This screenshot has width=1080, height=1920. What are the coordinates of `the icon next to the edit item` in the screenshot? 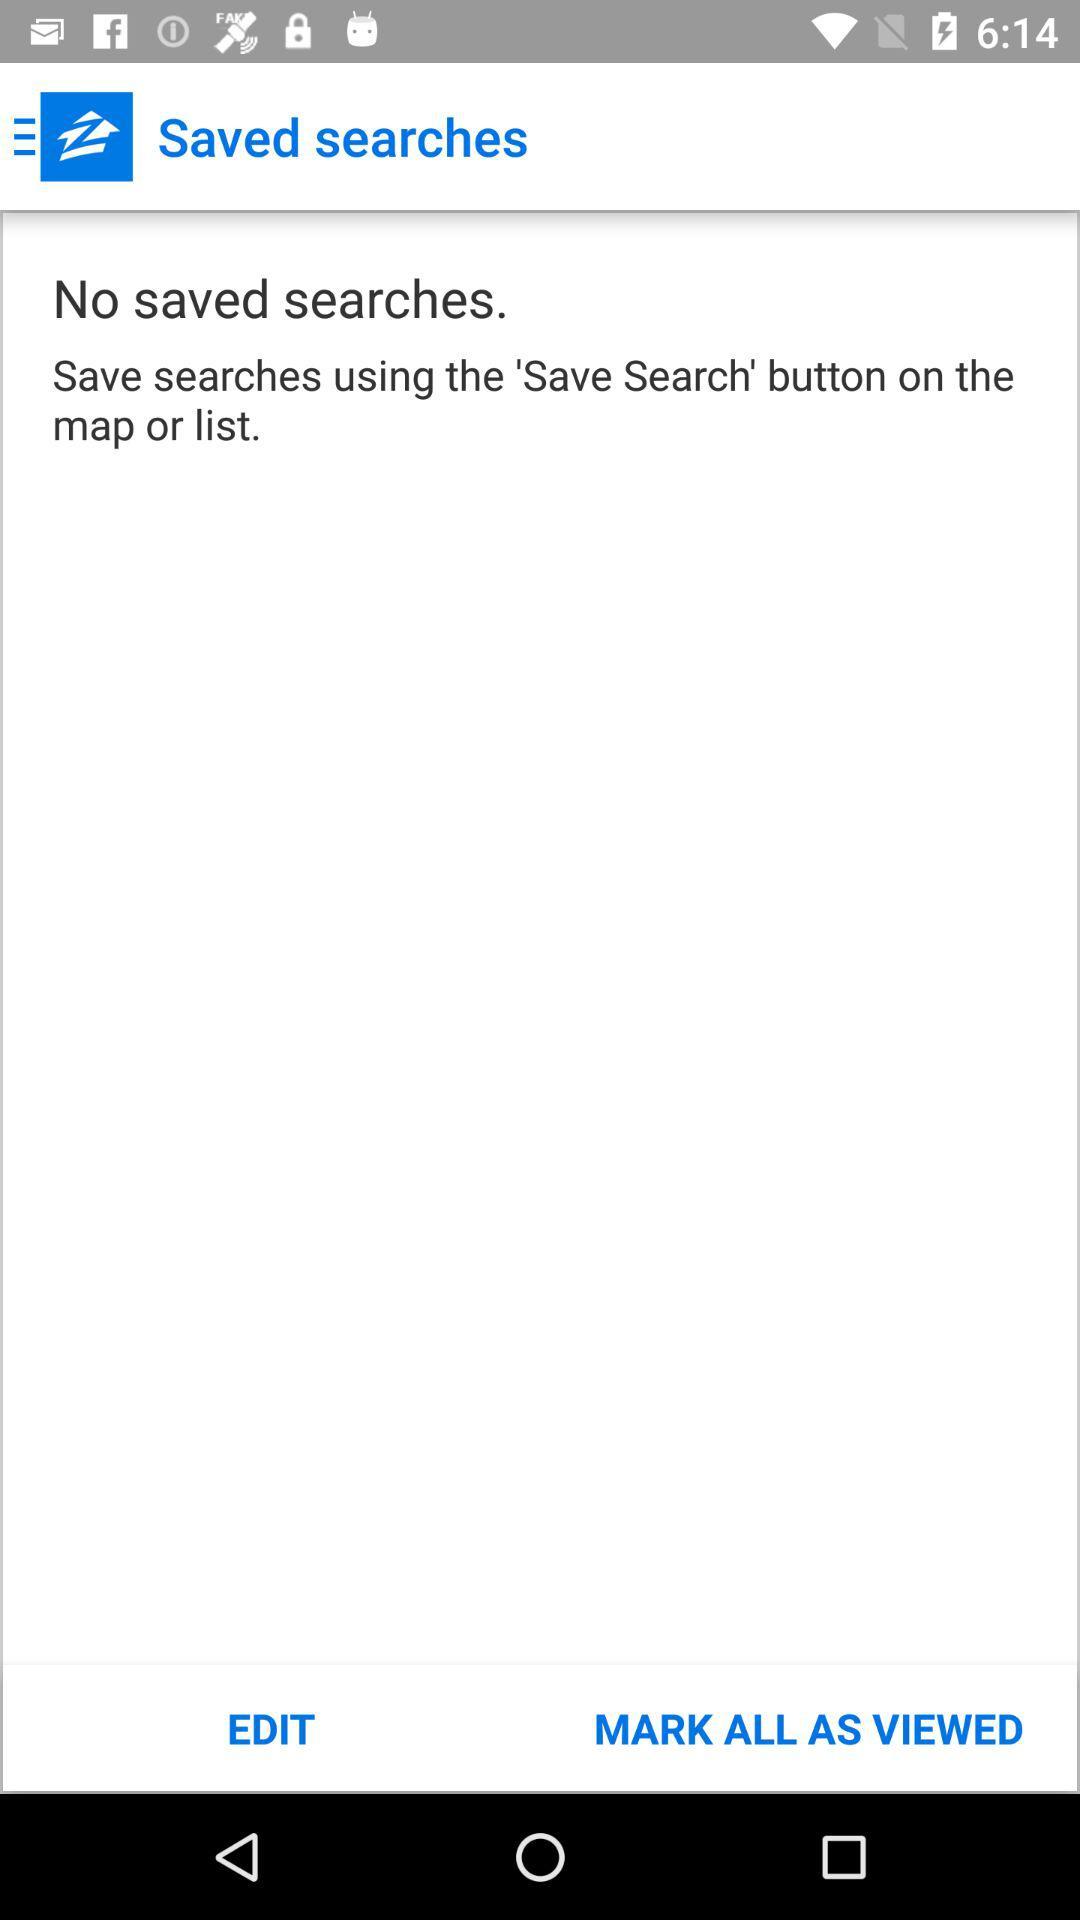 It's located at (807, 1727).